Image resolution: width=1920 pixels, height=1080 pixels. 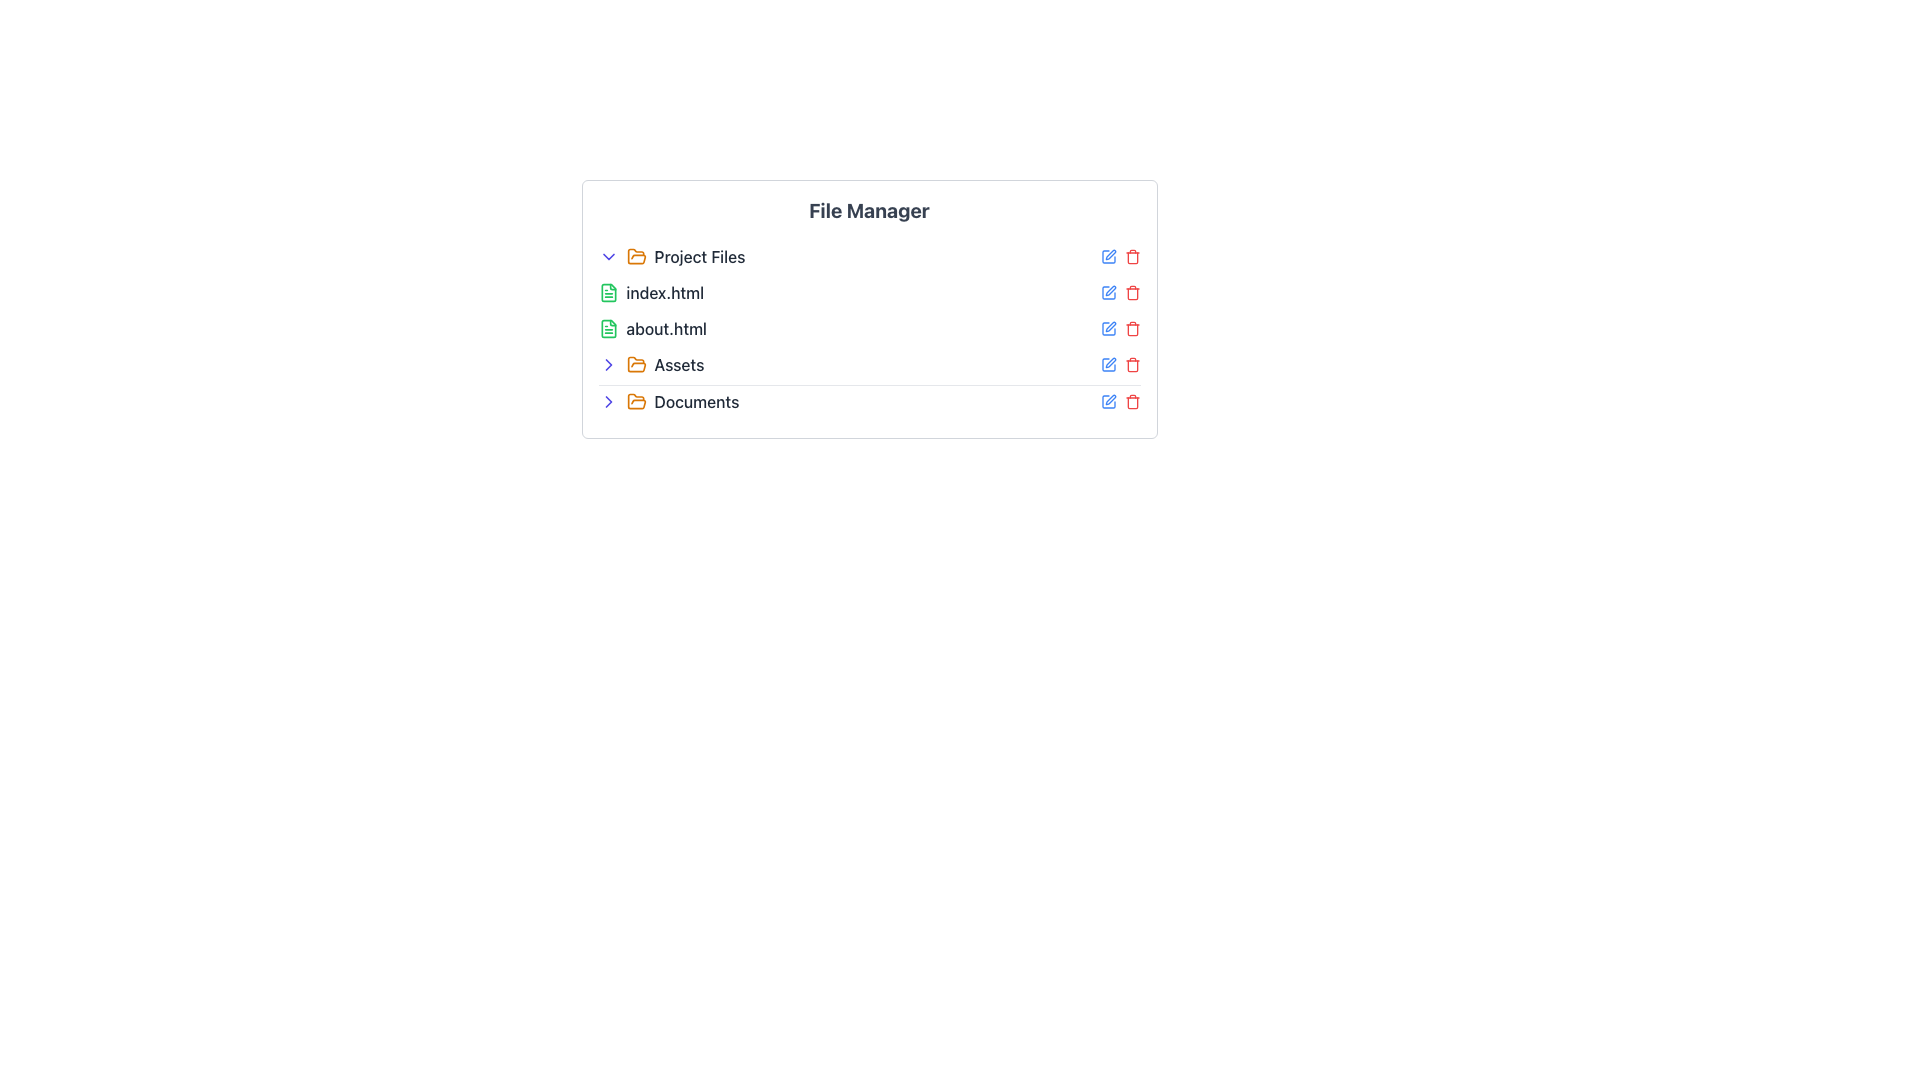 I want to click on the pen icon button in the delete action row for the 'Assets' file or folder, so click(x=1109, y=362).